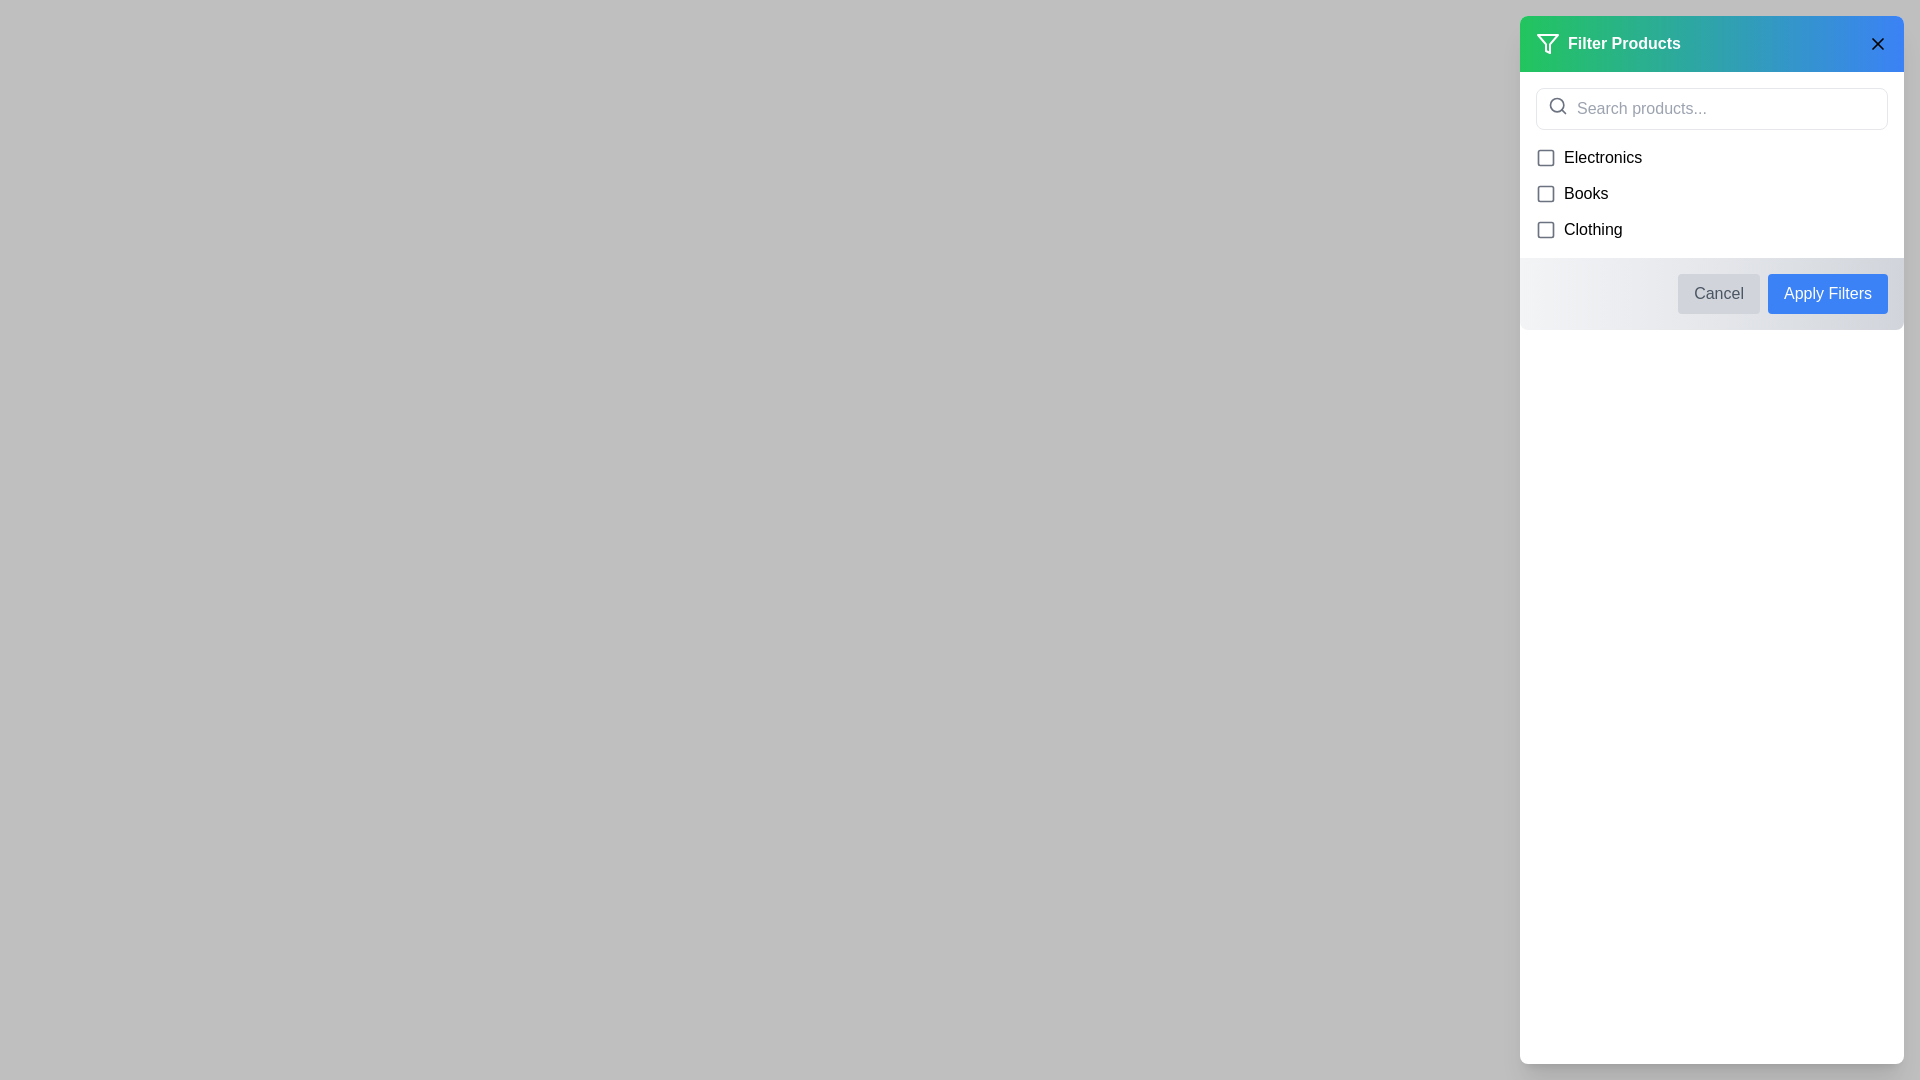 The height and width of the screenshot is (1080, 1920). What do you see at coordinates (1544, 157) in the screenshot?
I see `the unselected checkbox located to the left of the 'Electronics' label in the 'Filter Products' section` at bounding box center [1544, 157].